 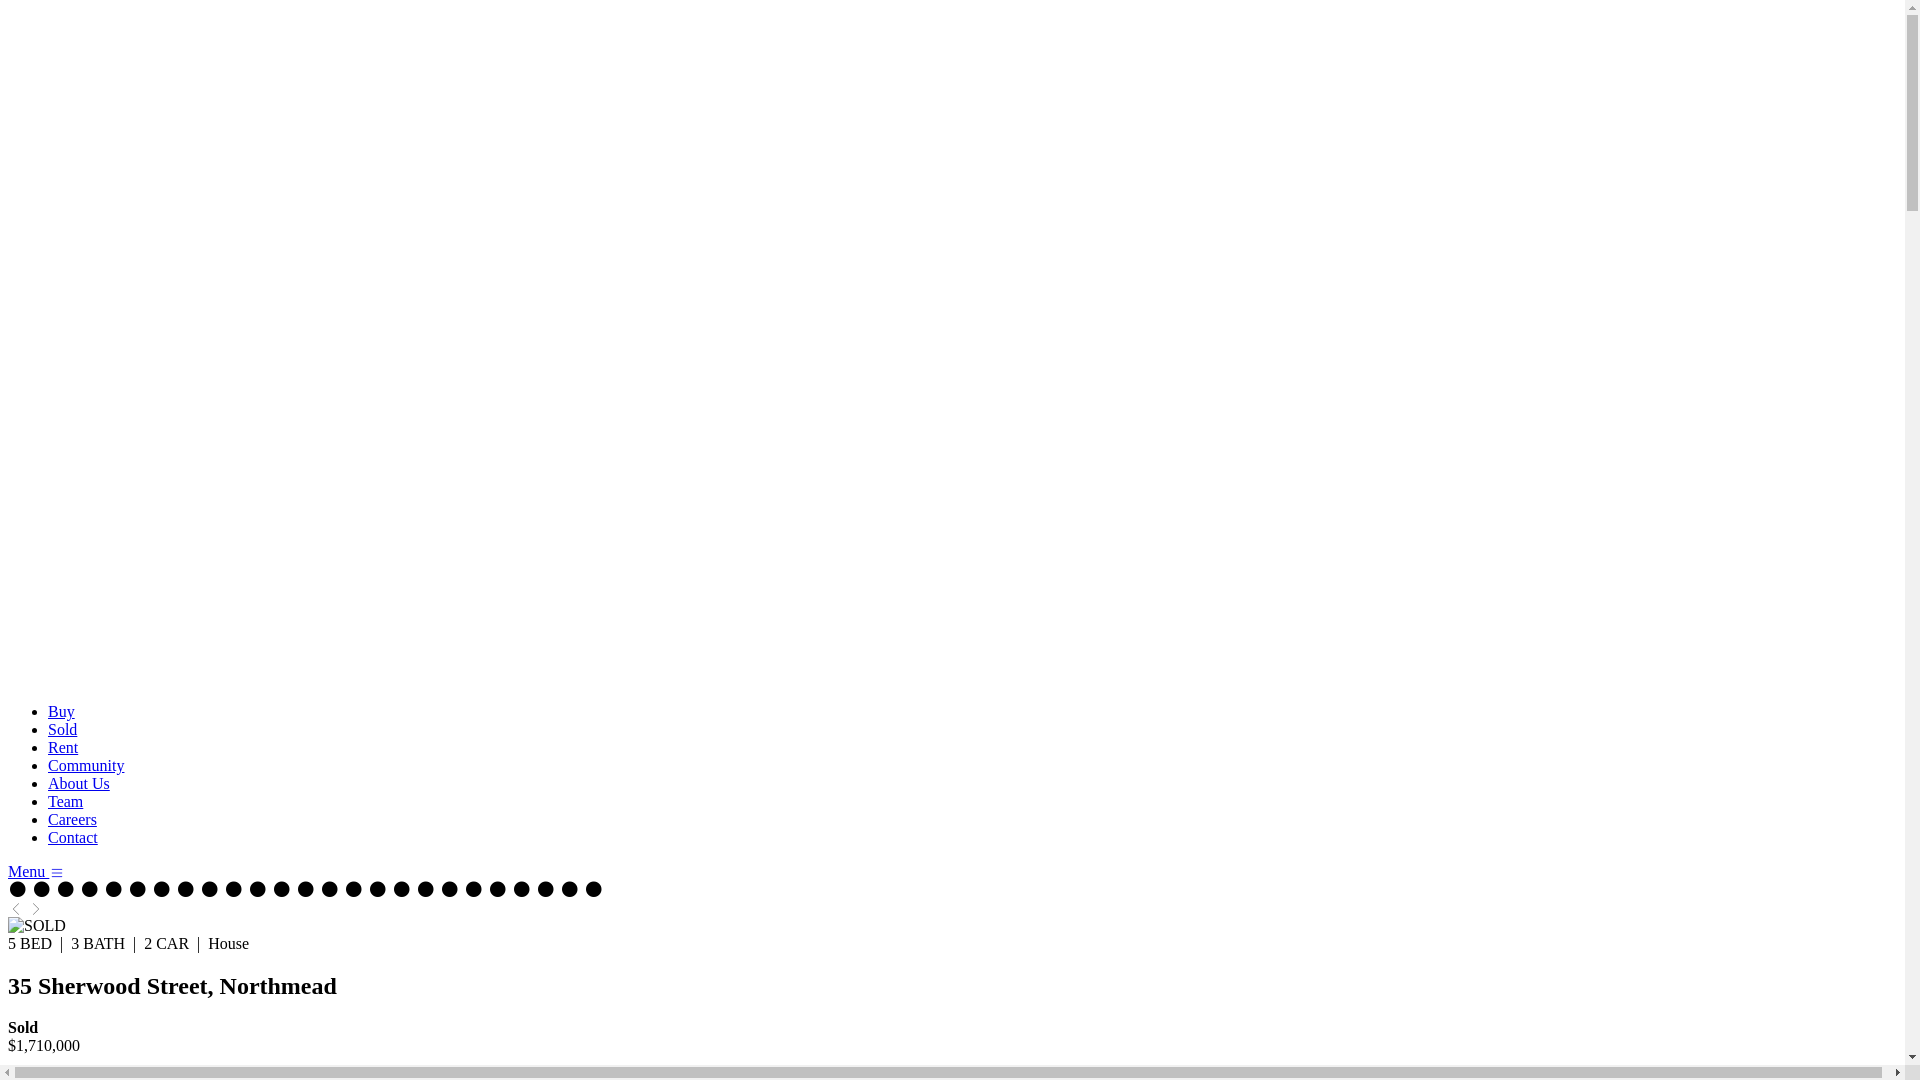 What do you see at coordinates (65, 800) in the screenshot?
I see `'Team'` at bounding box center [65, 800].